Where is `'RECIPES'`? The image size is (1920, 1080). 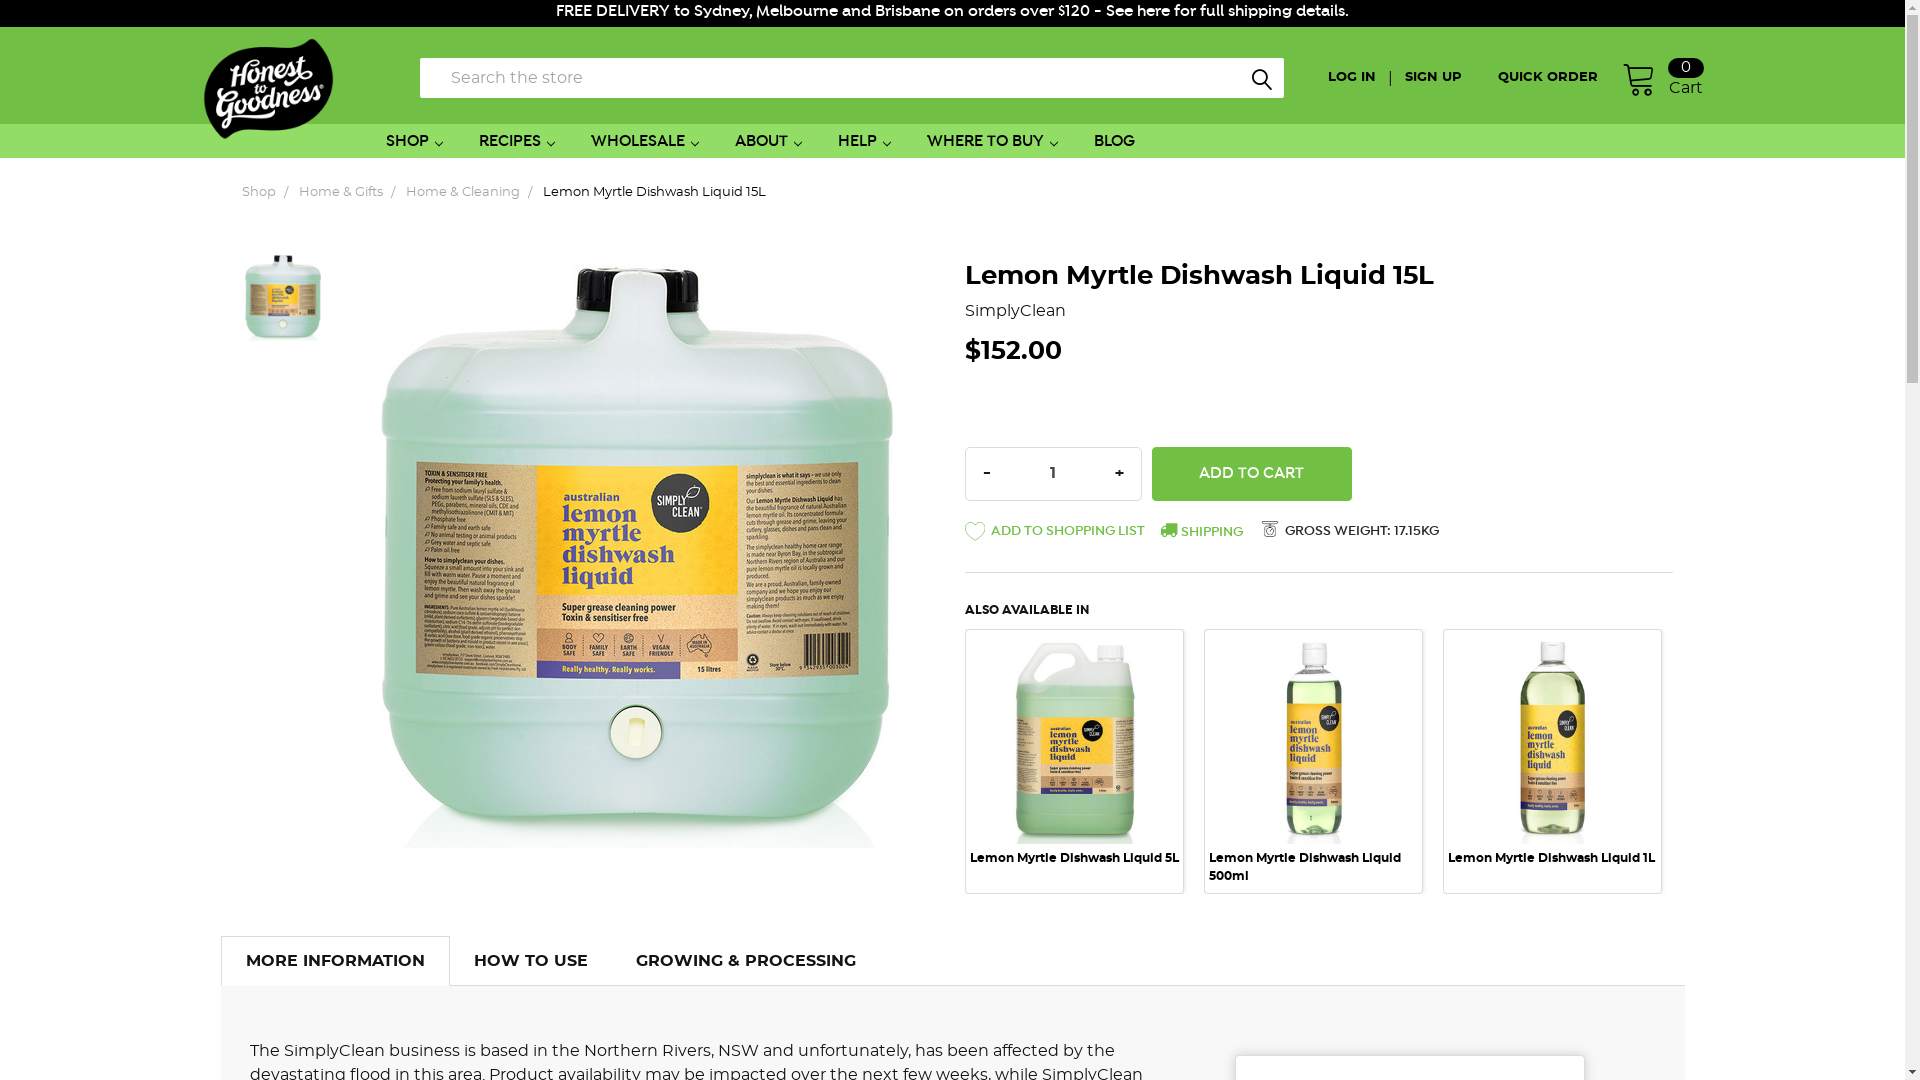
'RECIPES' is located at coordinates (517, 140).